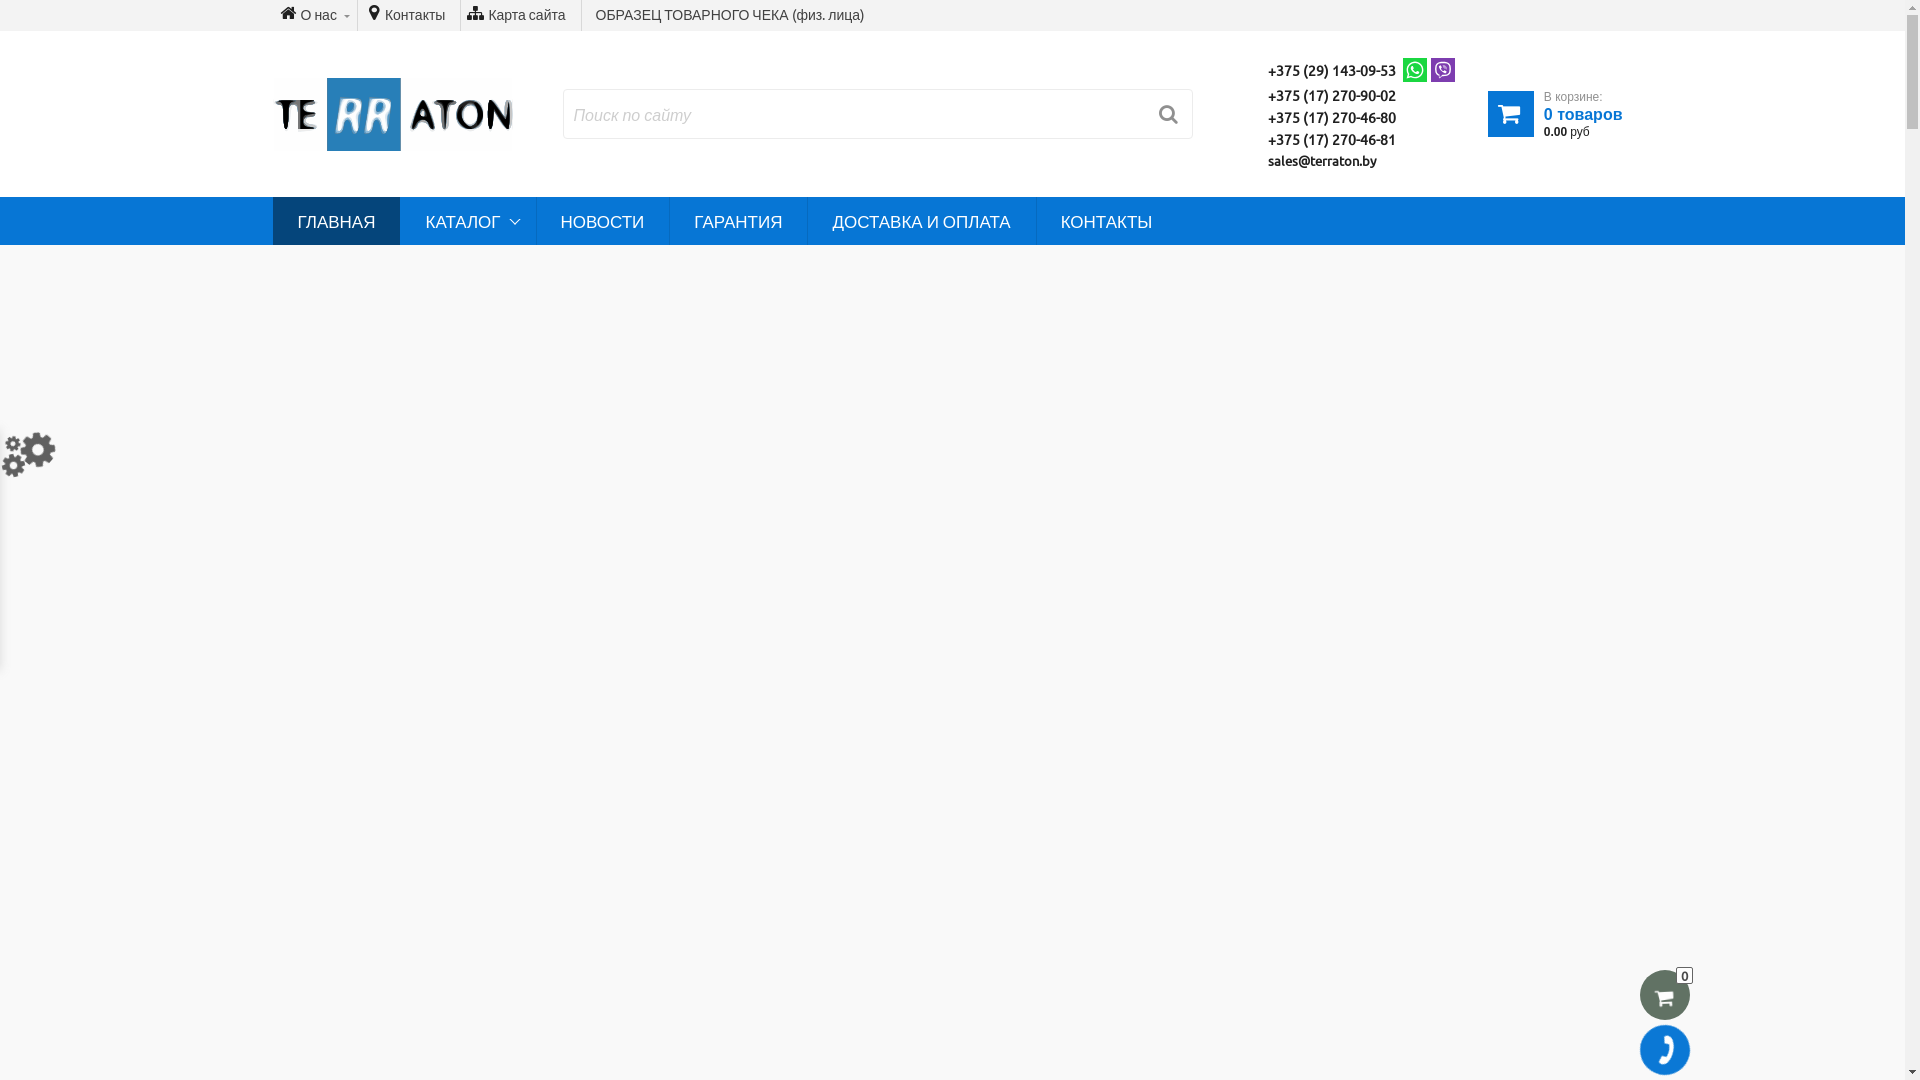  I want to click on '+375 (17) 270-90-02', so click(1266, 95).